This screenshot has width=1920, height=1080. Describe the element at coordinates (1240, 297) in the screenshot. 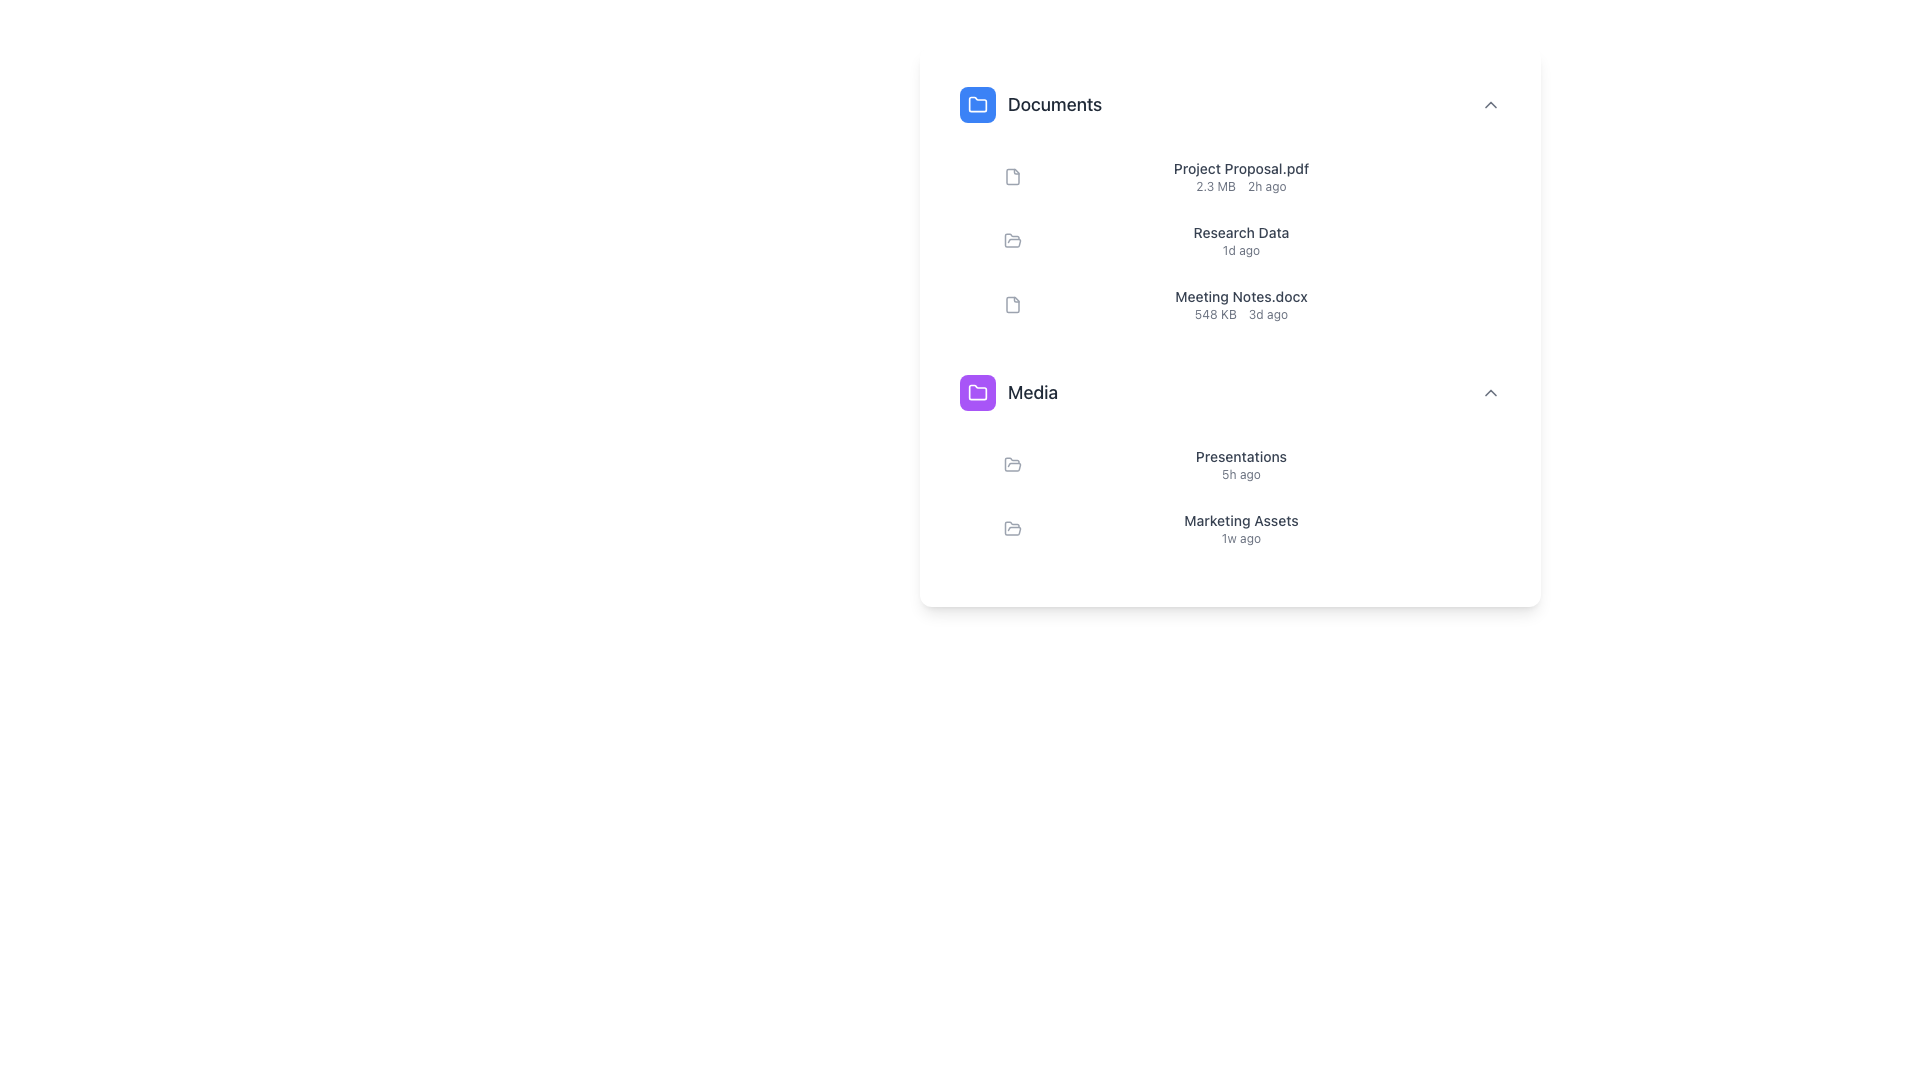

I see `the File label or description text located in the third position under the 'Documents' category` at that location.